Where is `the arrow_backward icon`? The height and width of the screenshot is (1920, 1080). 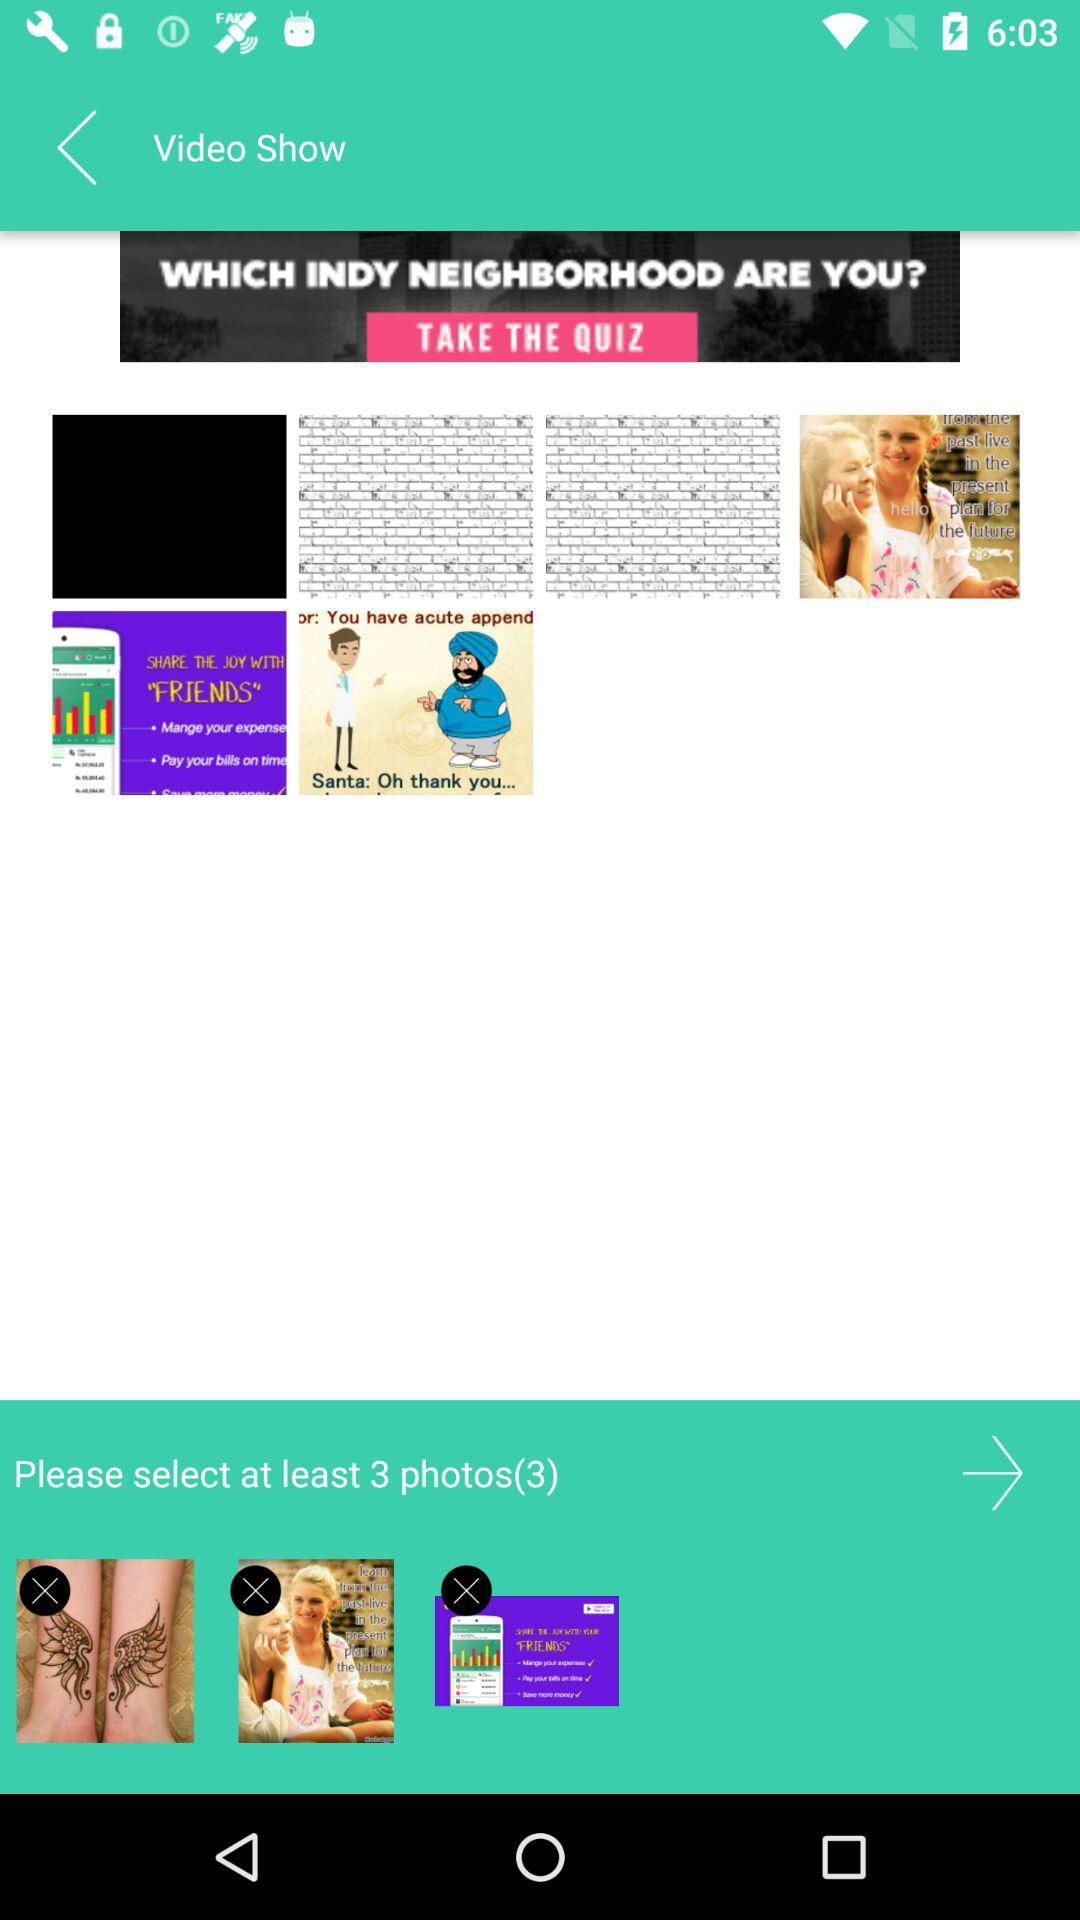
the arrow_backward icon is located at coordinates (75, 146).